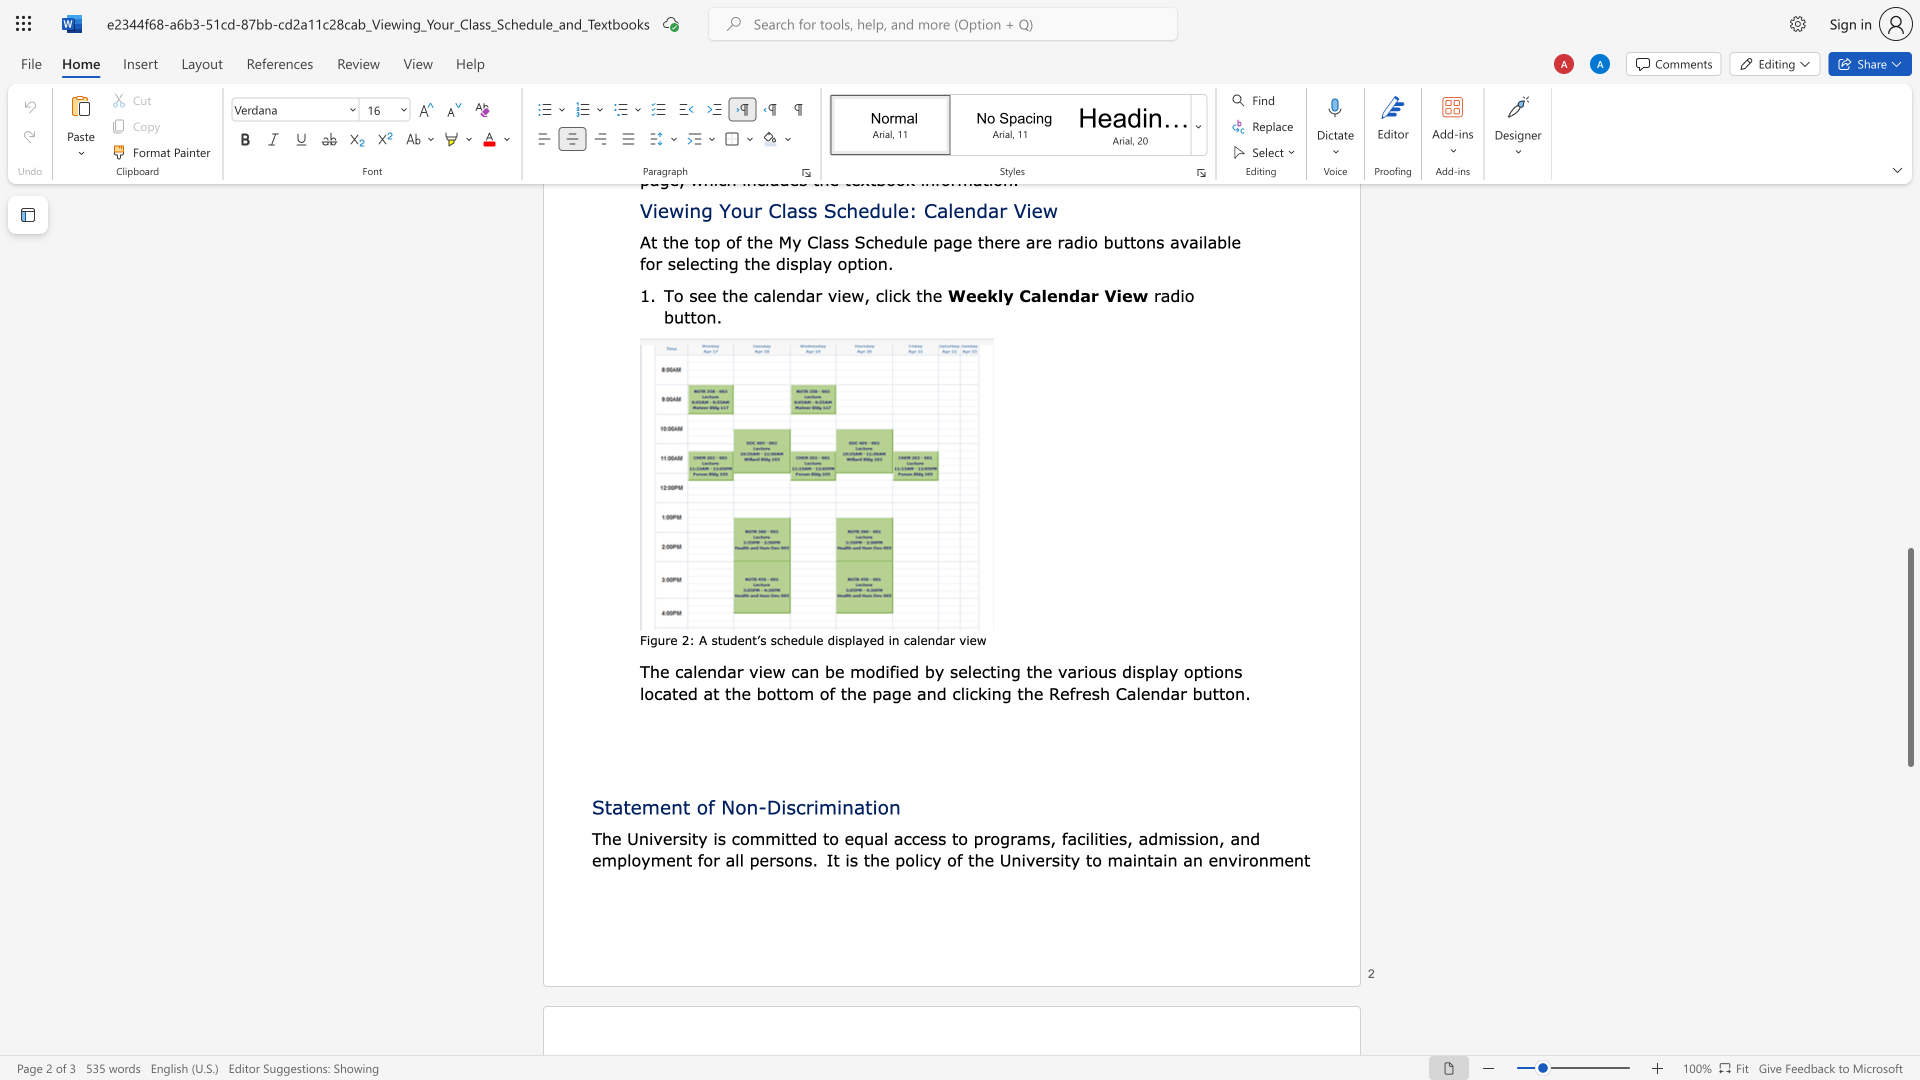  I want to click on the scrollbar on the right to move the page upward, so click(1909, 209).